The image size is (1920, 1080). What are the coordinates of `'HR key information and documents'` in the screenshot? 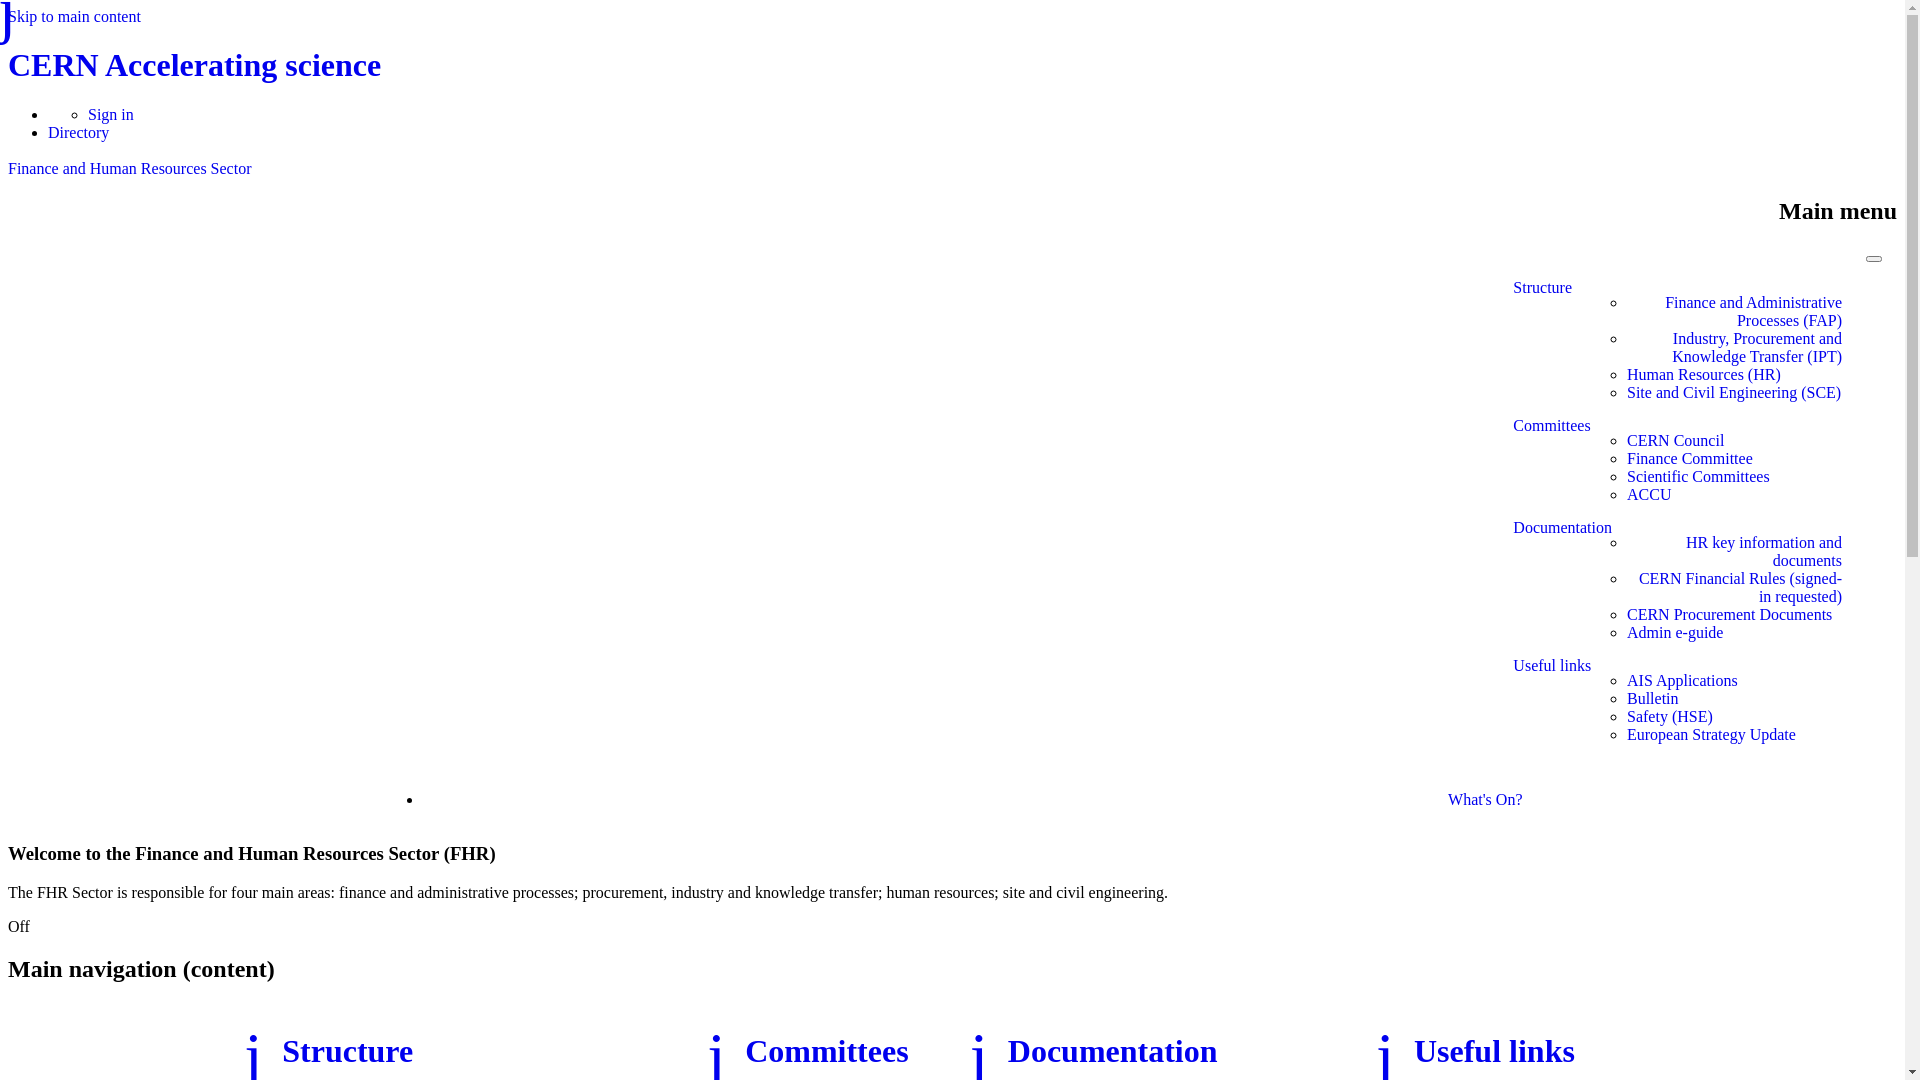 It's located at (1733, 551).